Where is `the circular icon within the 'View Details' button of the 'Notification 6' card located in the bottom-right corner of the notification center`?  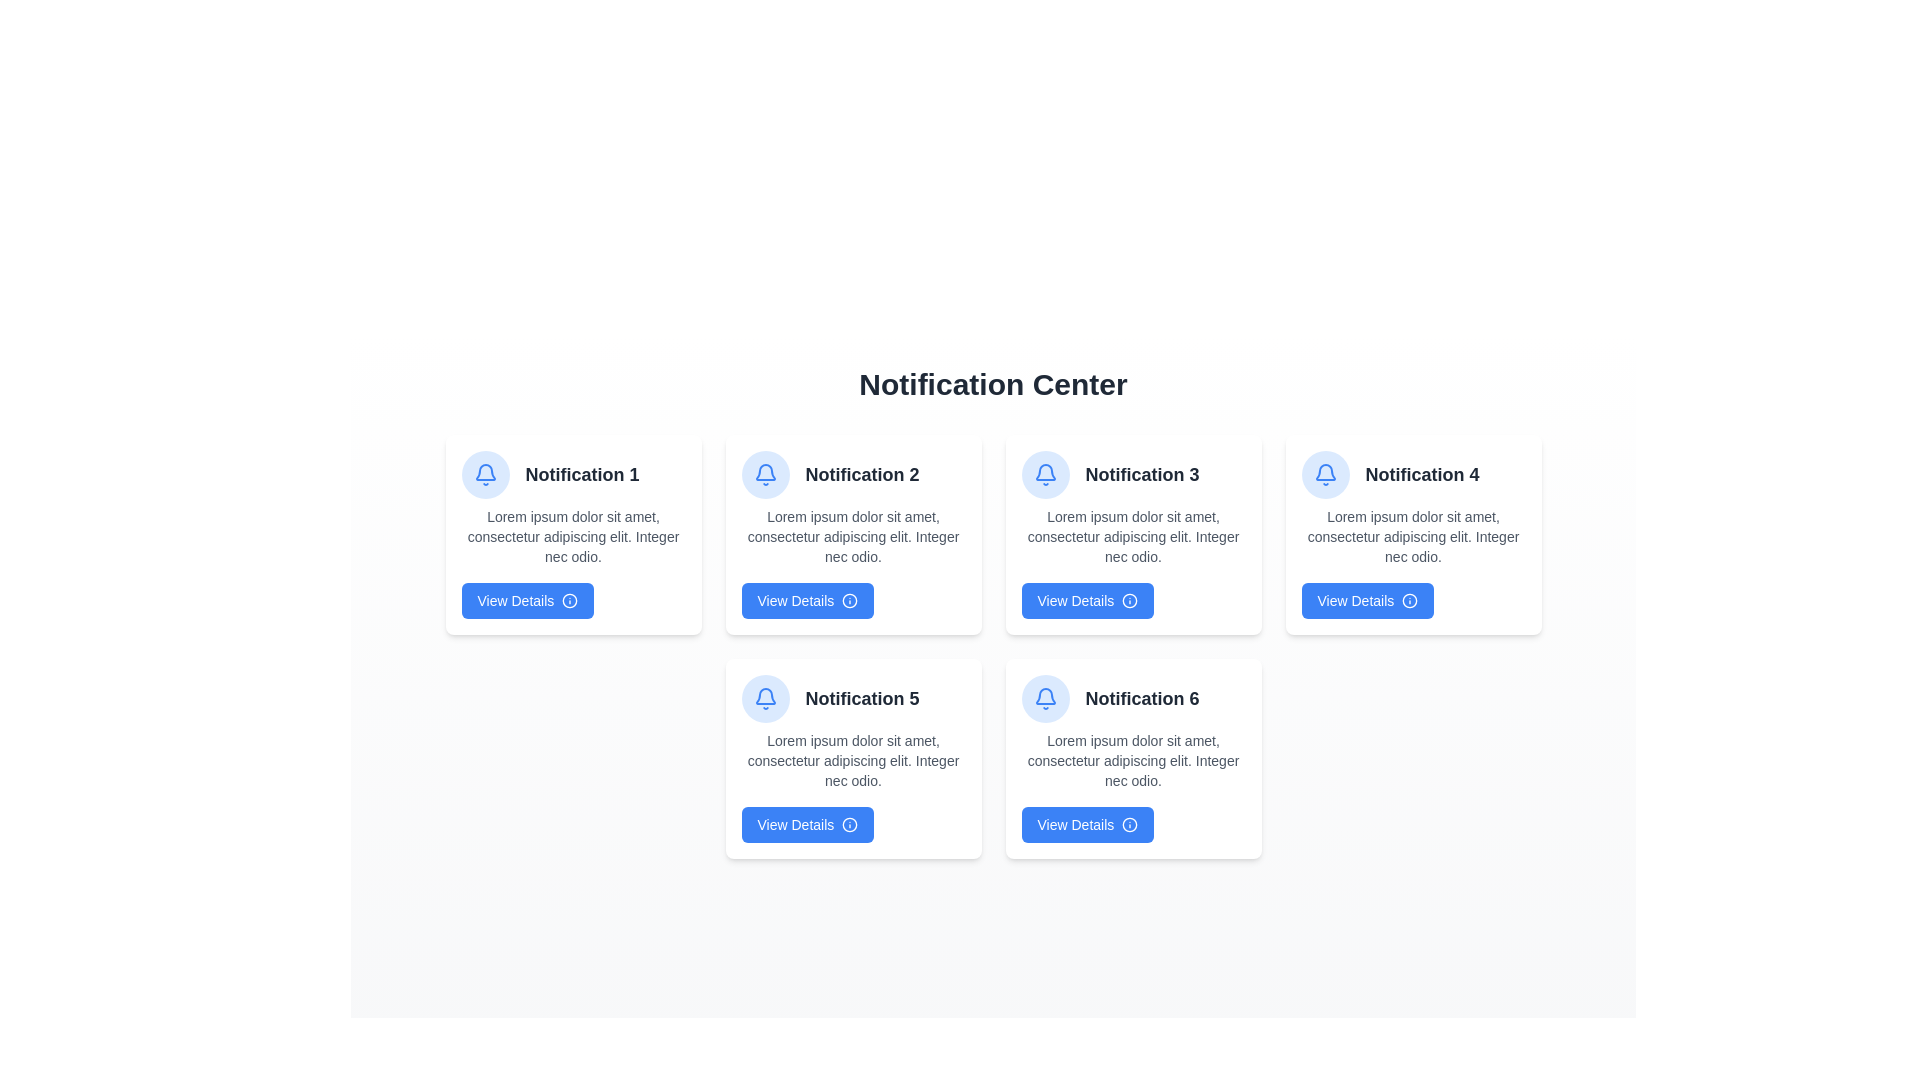
the circular icon within the 'View Details' button of the 'Notification 6' card located in the bottom-right corner of the notification center is located at coordinates (1130, 825).